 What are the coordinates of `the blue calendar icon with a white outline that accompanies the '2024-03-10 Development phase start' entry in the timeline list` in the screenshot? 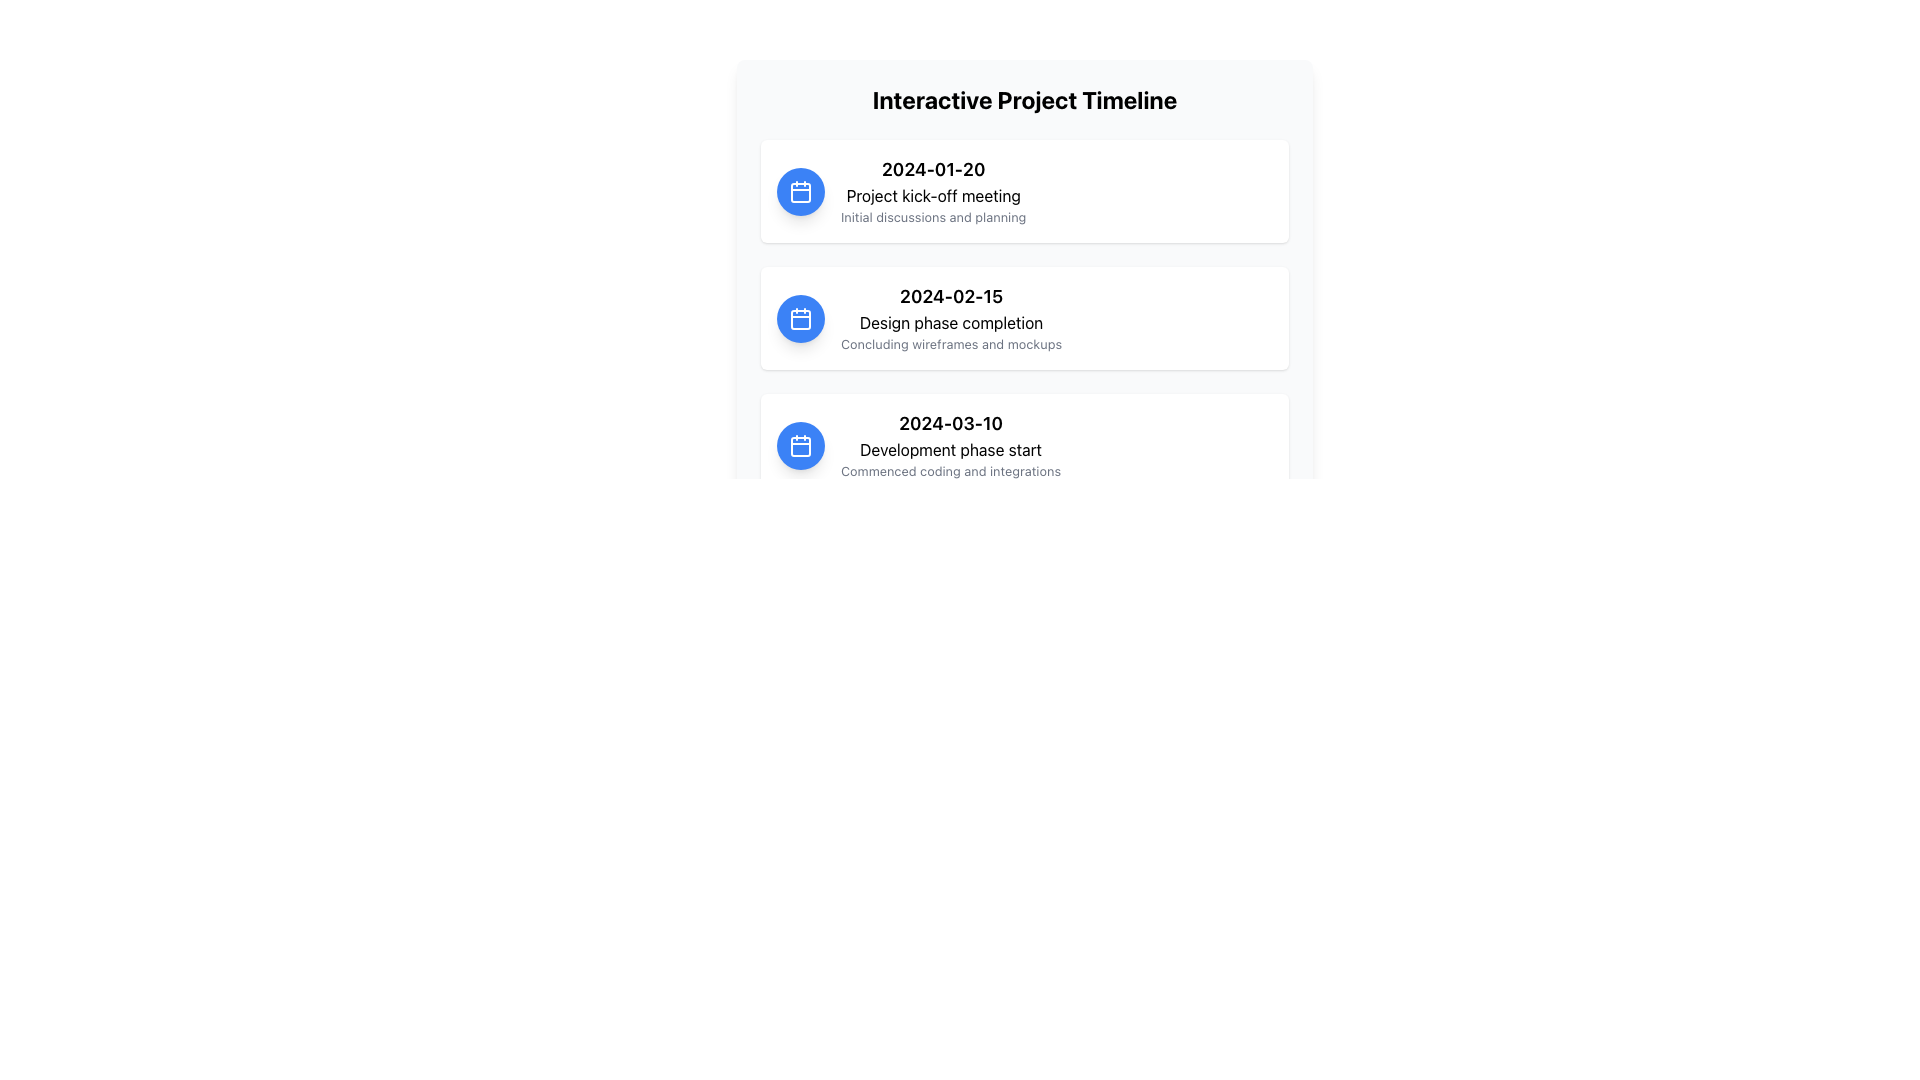 It's located at (801, 443).